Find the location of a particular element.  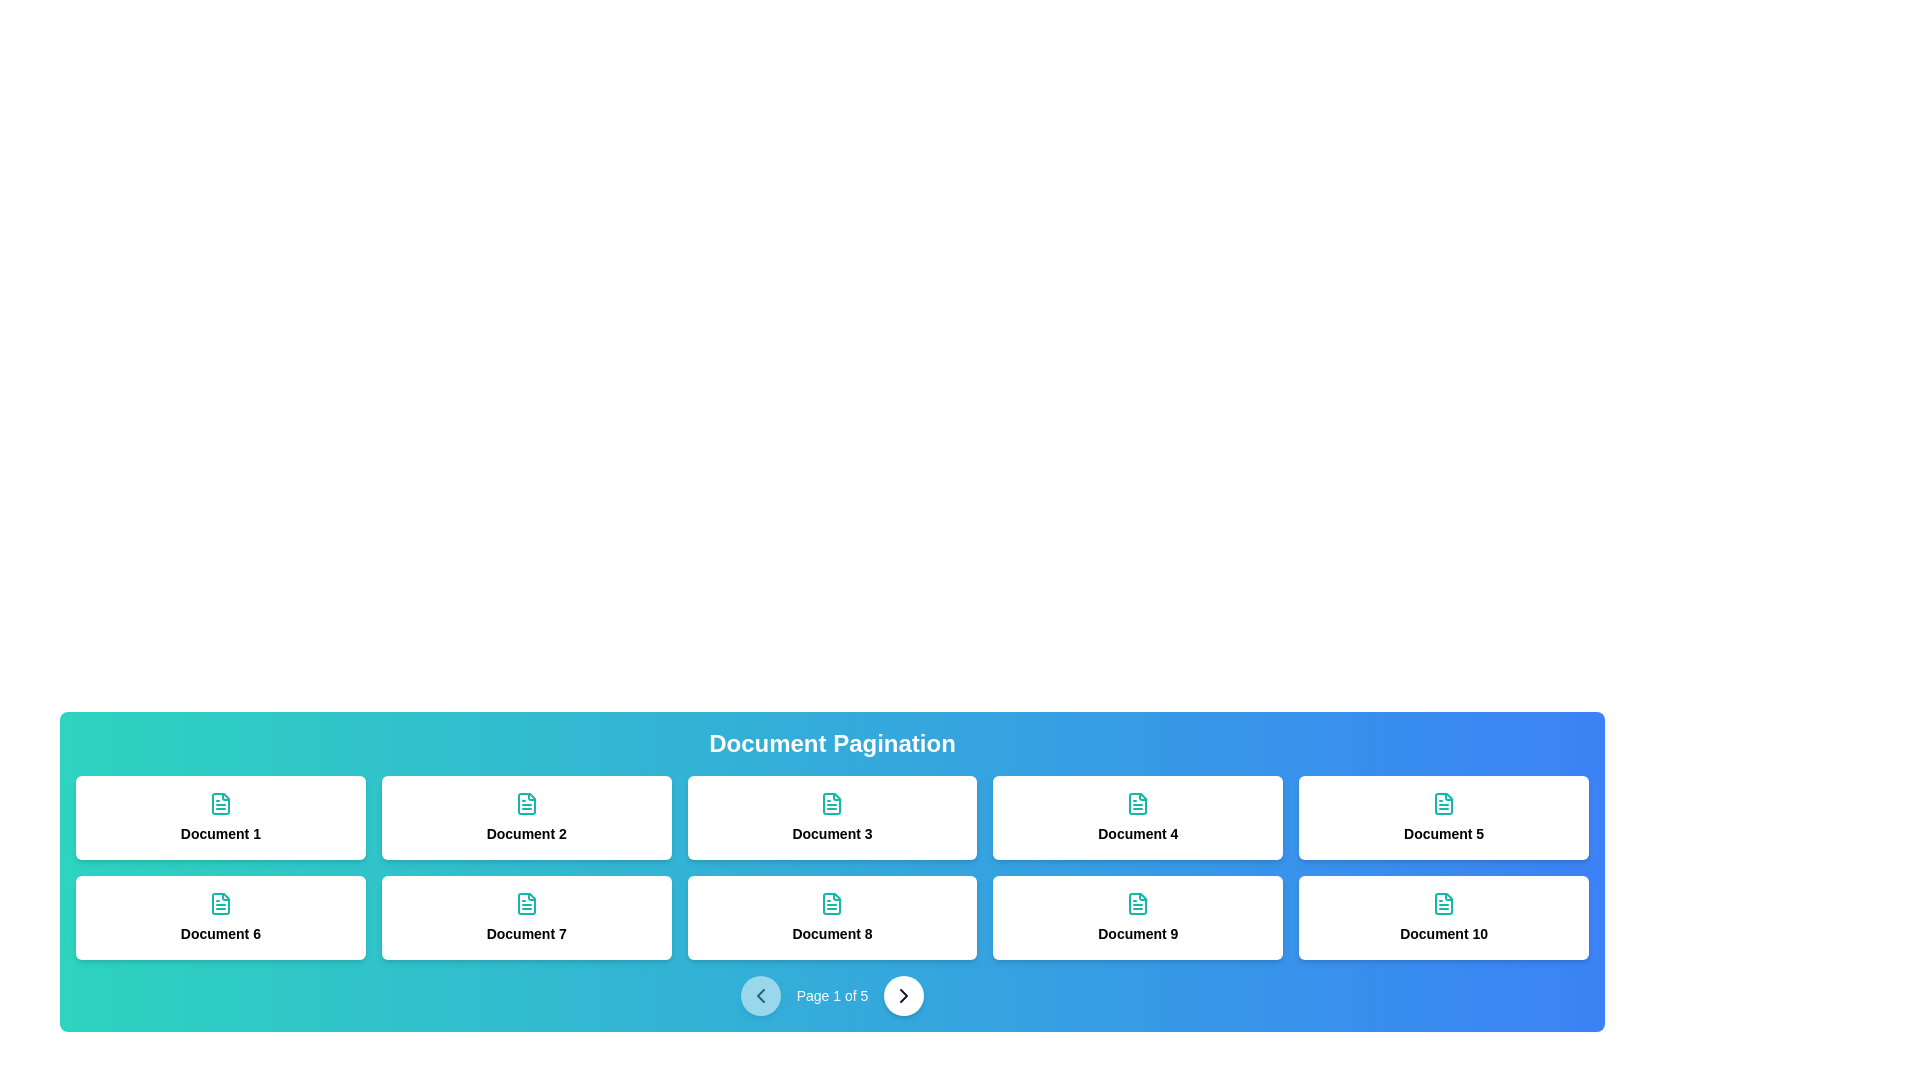

the Text label that informs users about the current page and the total number of pages, located in the pagination section between the 'previous' and 'next' navigation buttons is located at coordinates (832, 995).